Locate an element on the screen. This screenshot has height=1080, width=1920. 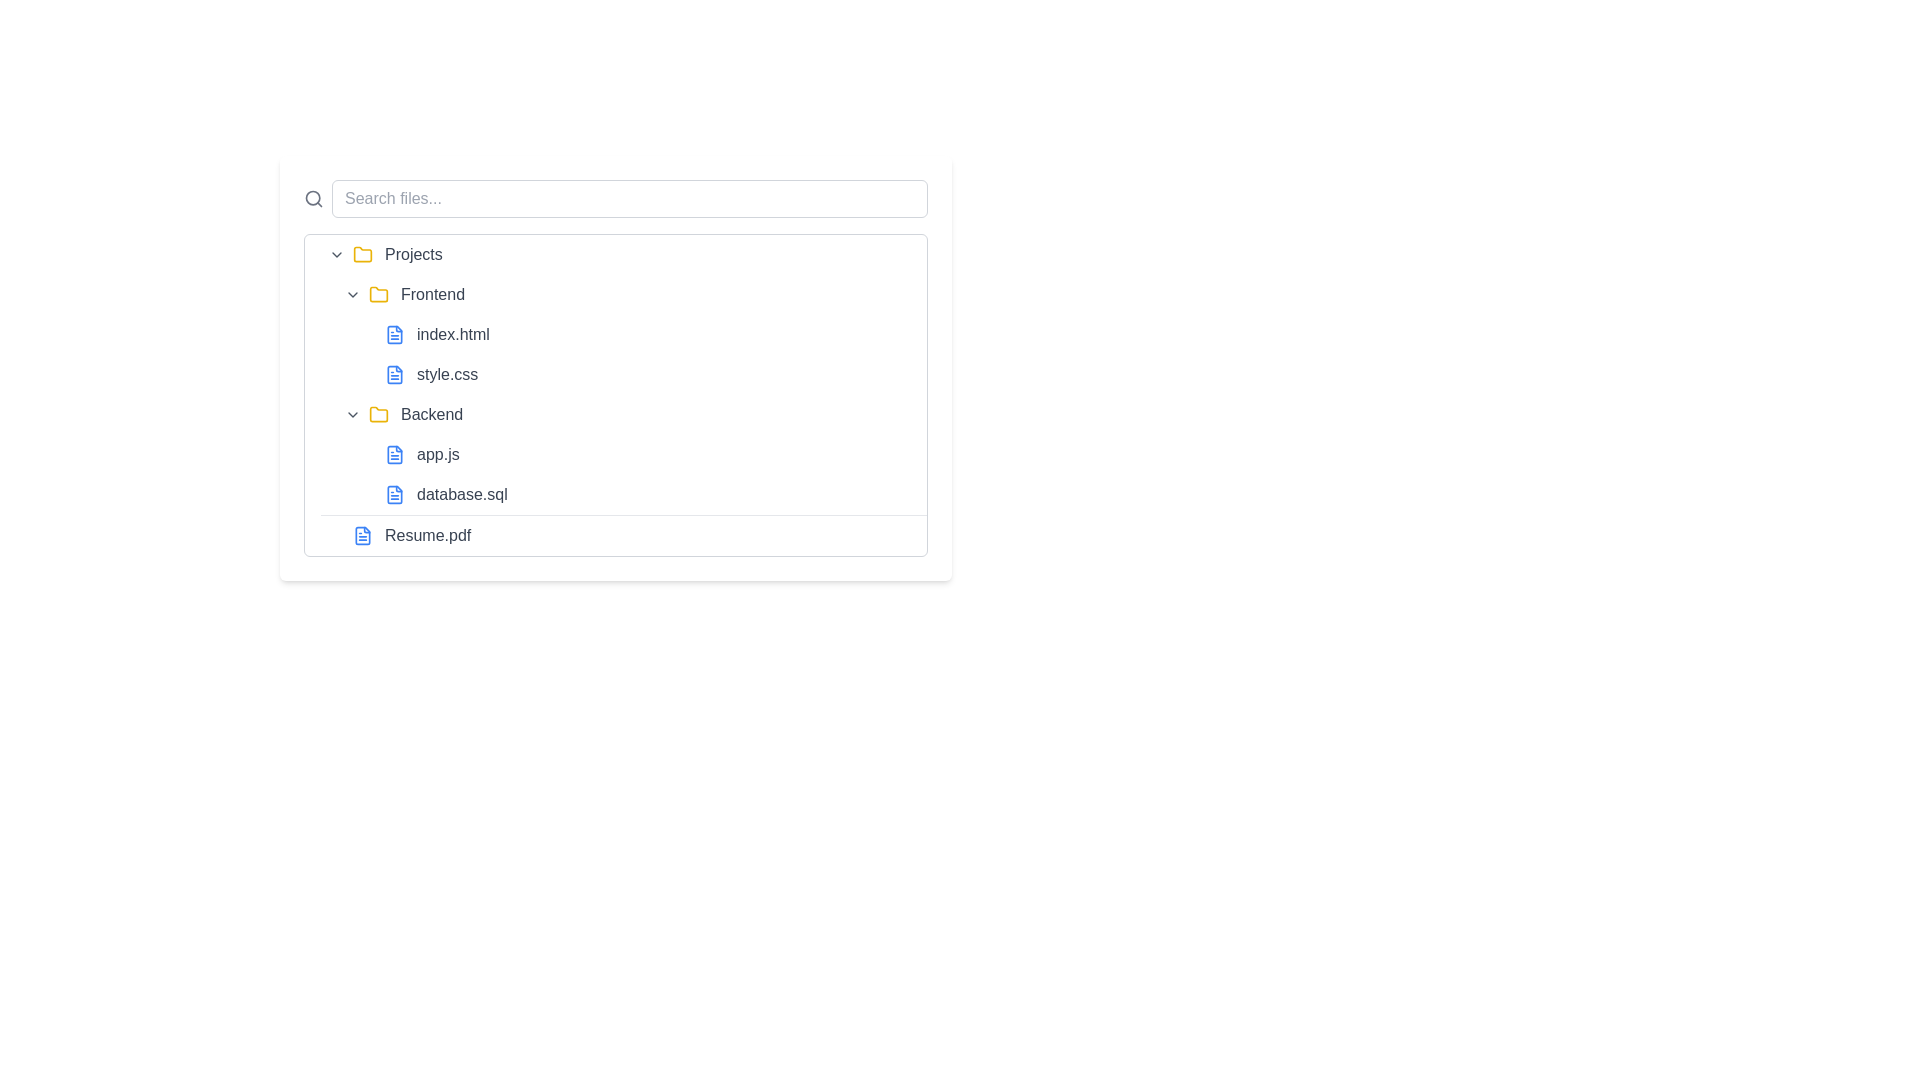
the chevron-down icon next to the 'Projects' menu is located at coordinates (336, 253).